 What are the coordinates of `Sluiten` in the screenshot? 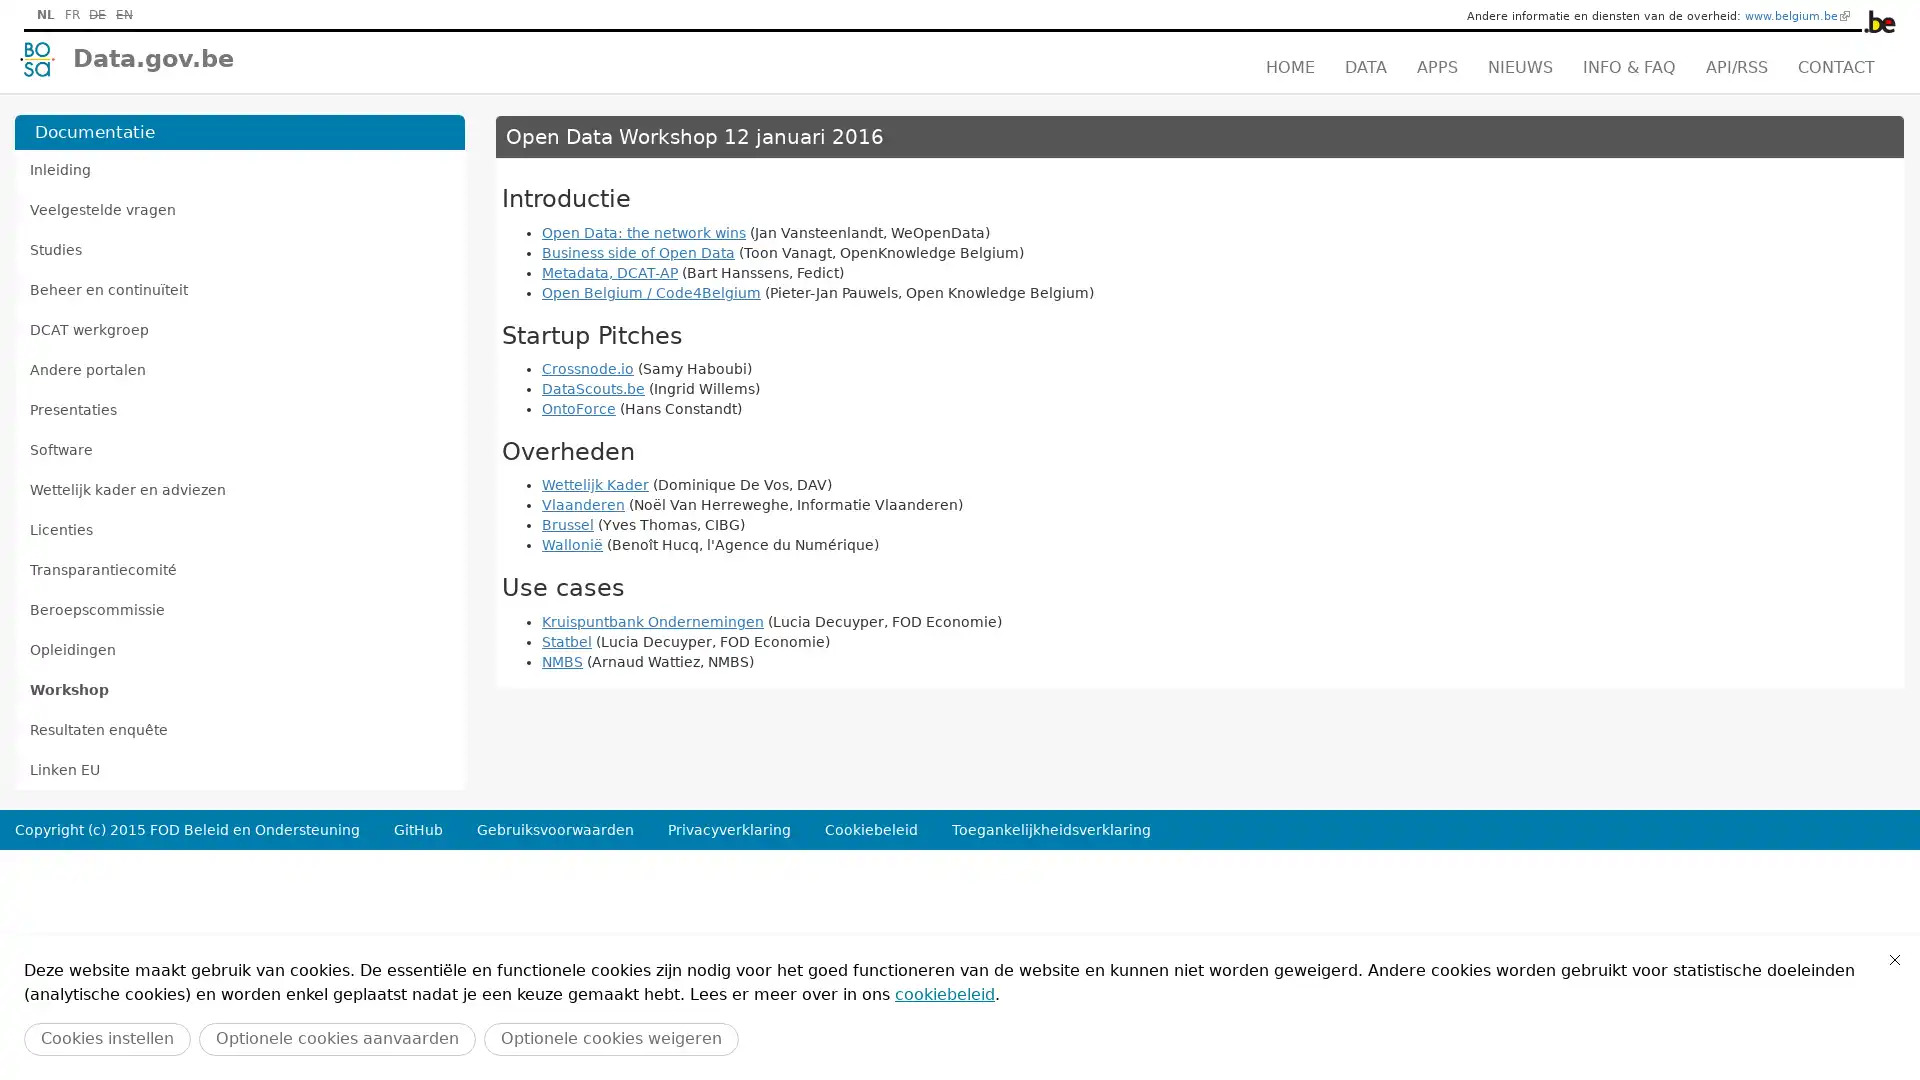 It's located at (1894, 959).